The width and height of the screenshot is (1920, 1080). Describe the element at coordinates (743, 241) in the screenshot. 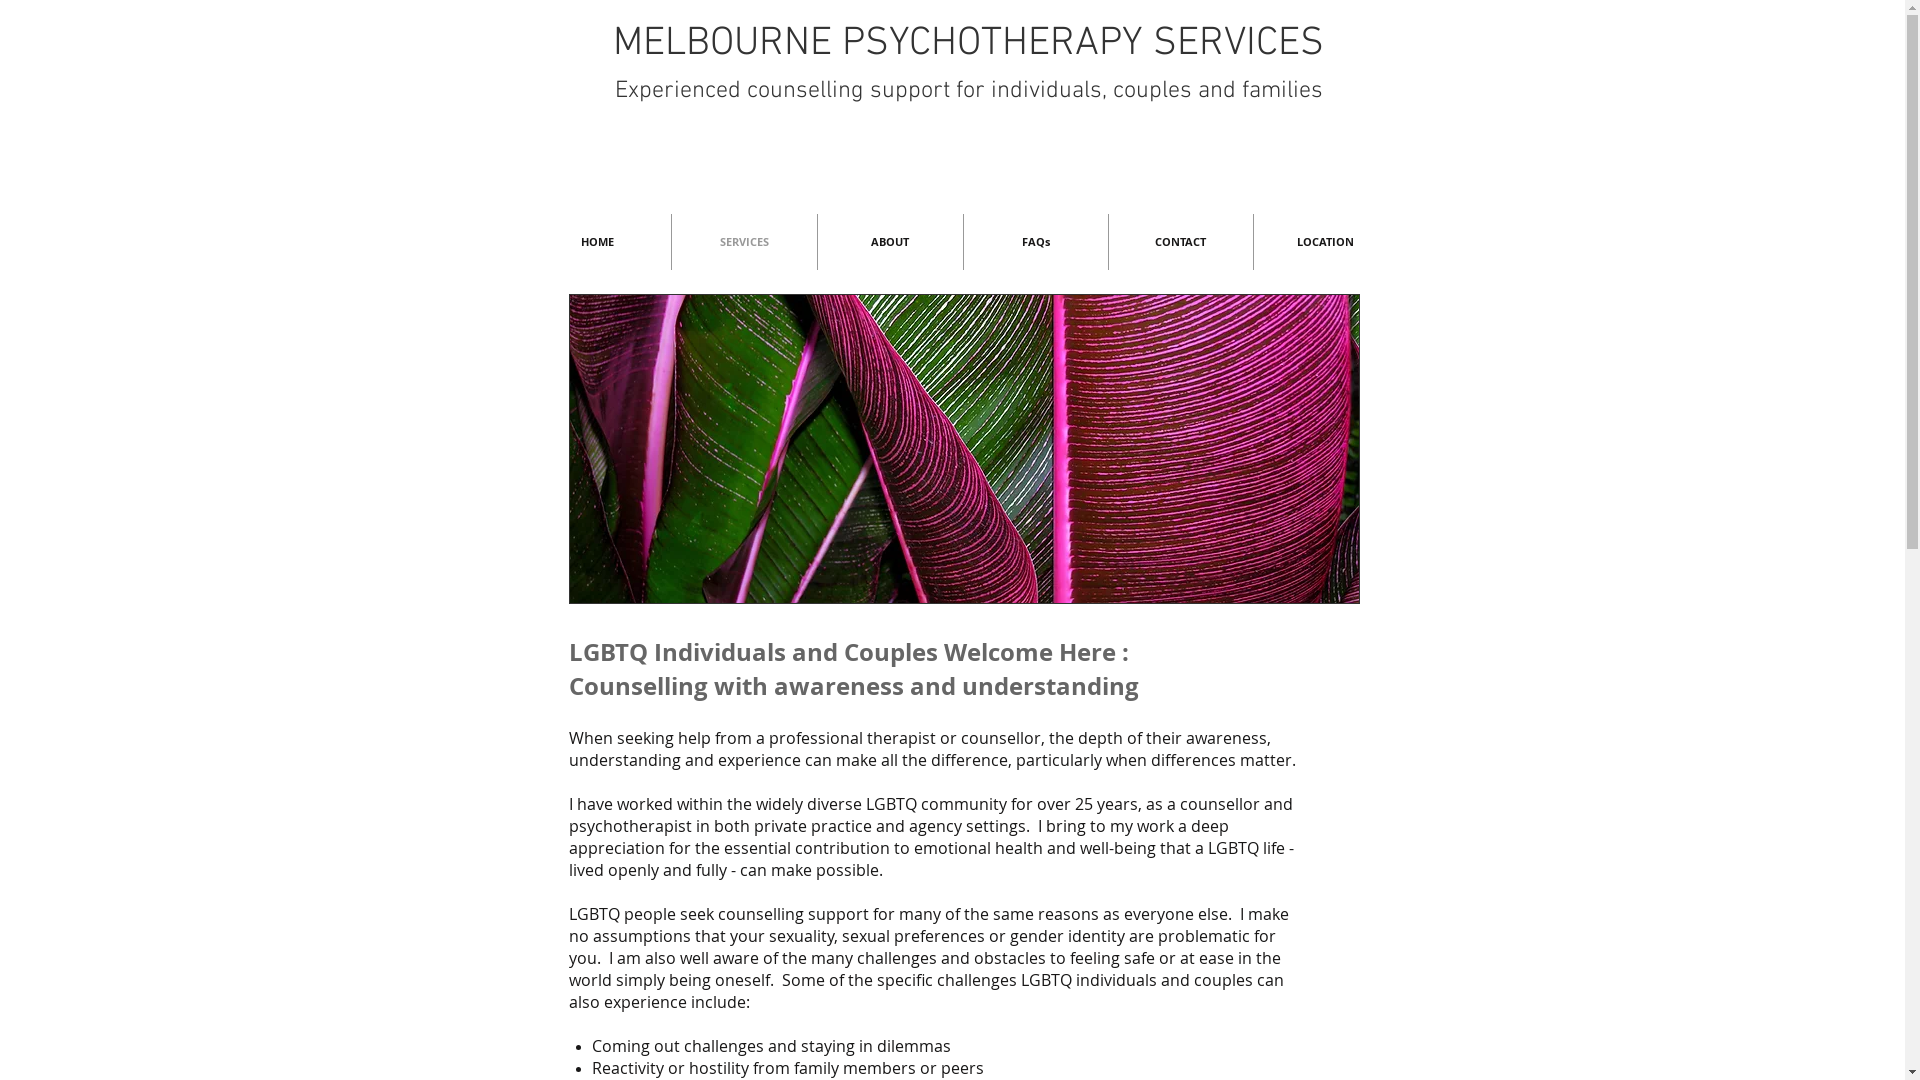

I see `'SERVICES'` at that location.